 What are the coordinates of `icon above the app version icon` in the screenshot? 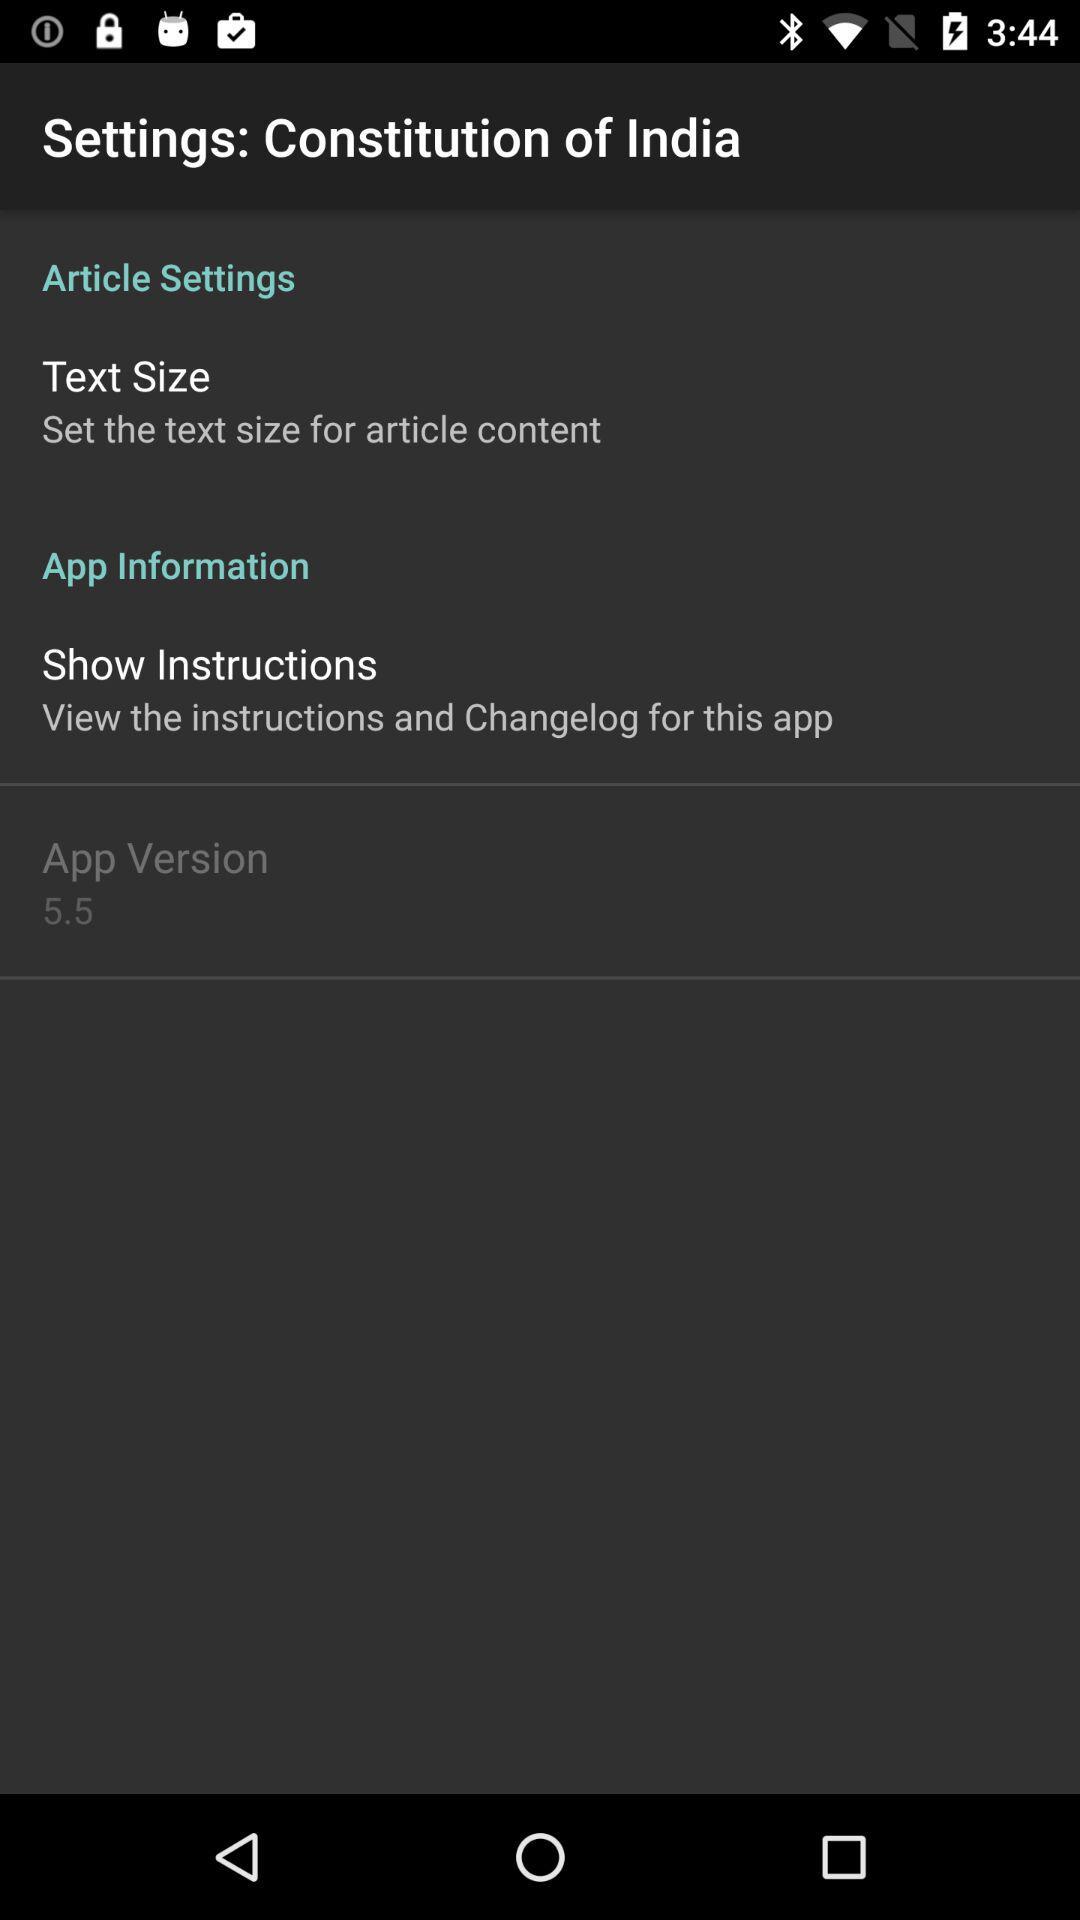 It's located at (436, 716).